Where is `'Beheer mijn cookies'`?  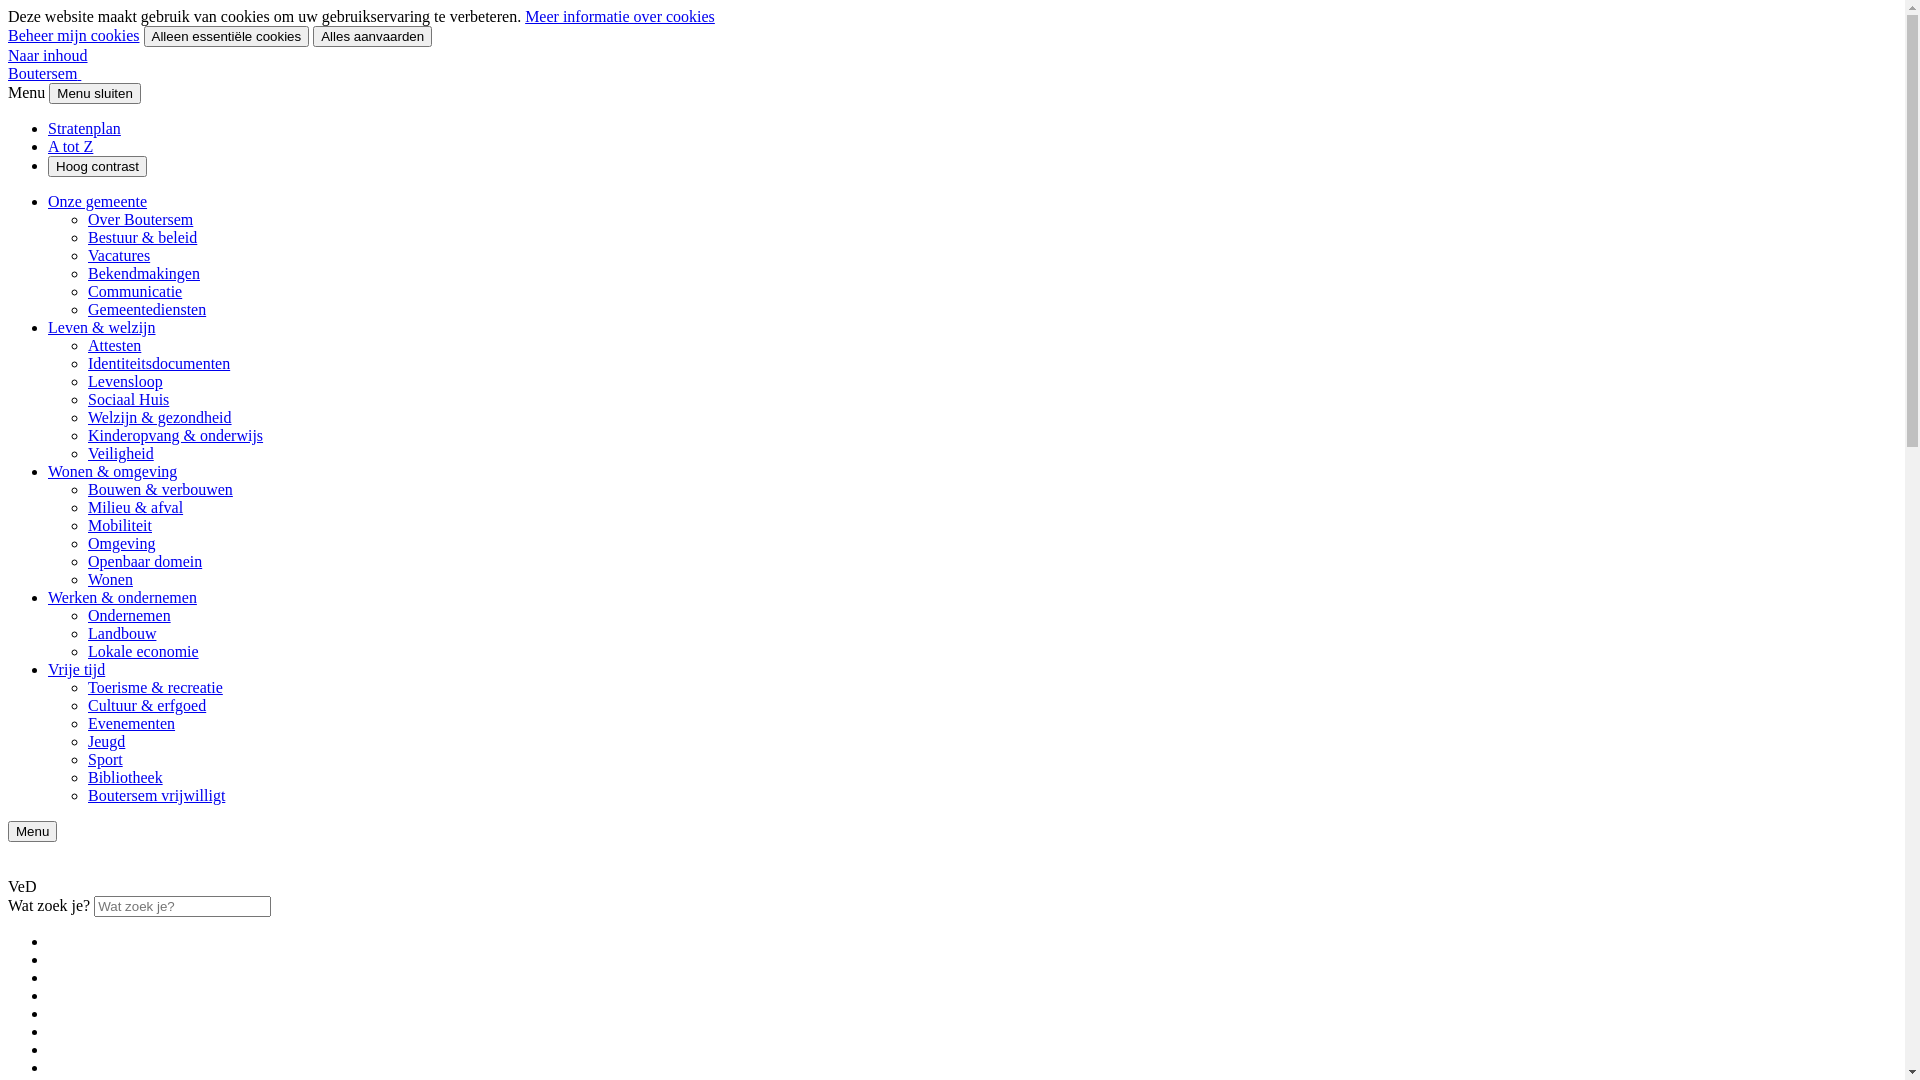
'Beheer mijn cookies' is located at coordinates (73, 35).